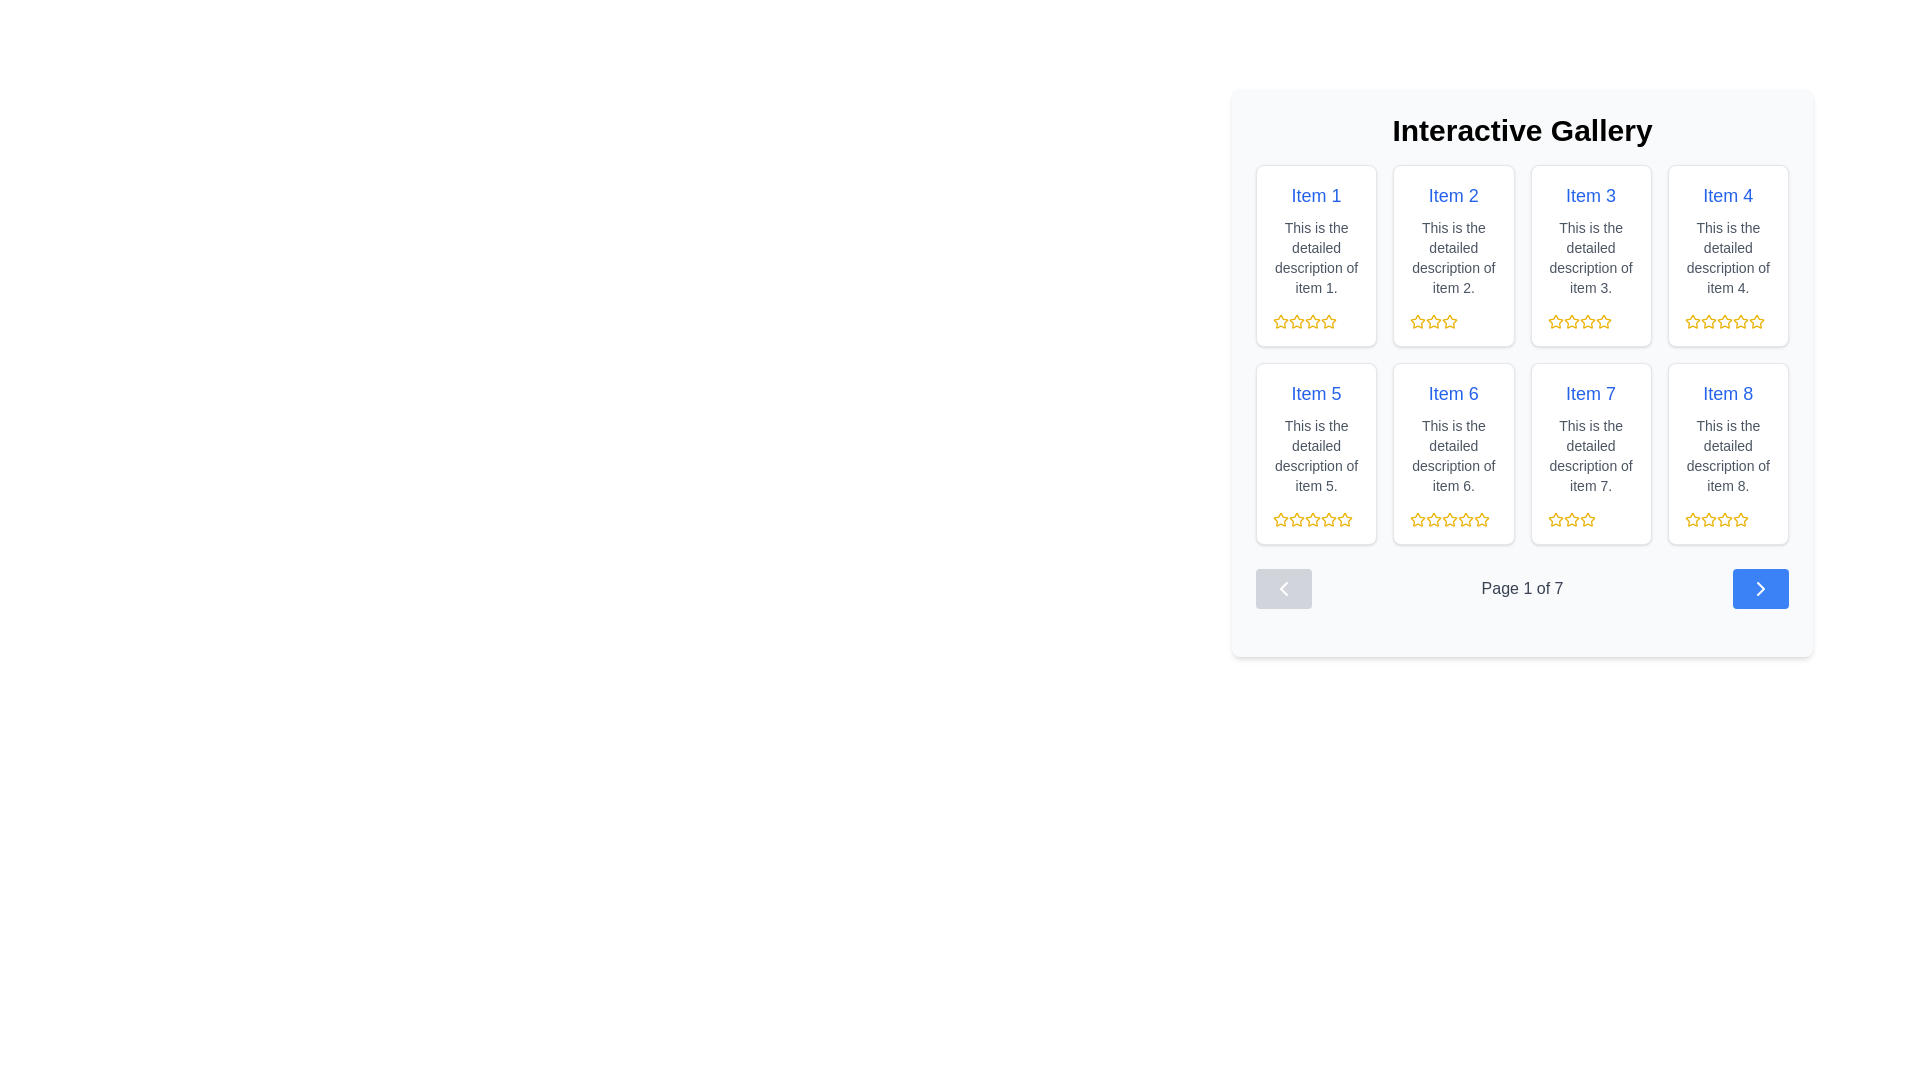 This screenshot has height=1080, width=1920. I want to click on the yellow star icon in the Rating component of 'Item 5' to indicate a rating, so click(1316, 519).